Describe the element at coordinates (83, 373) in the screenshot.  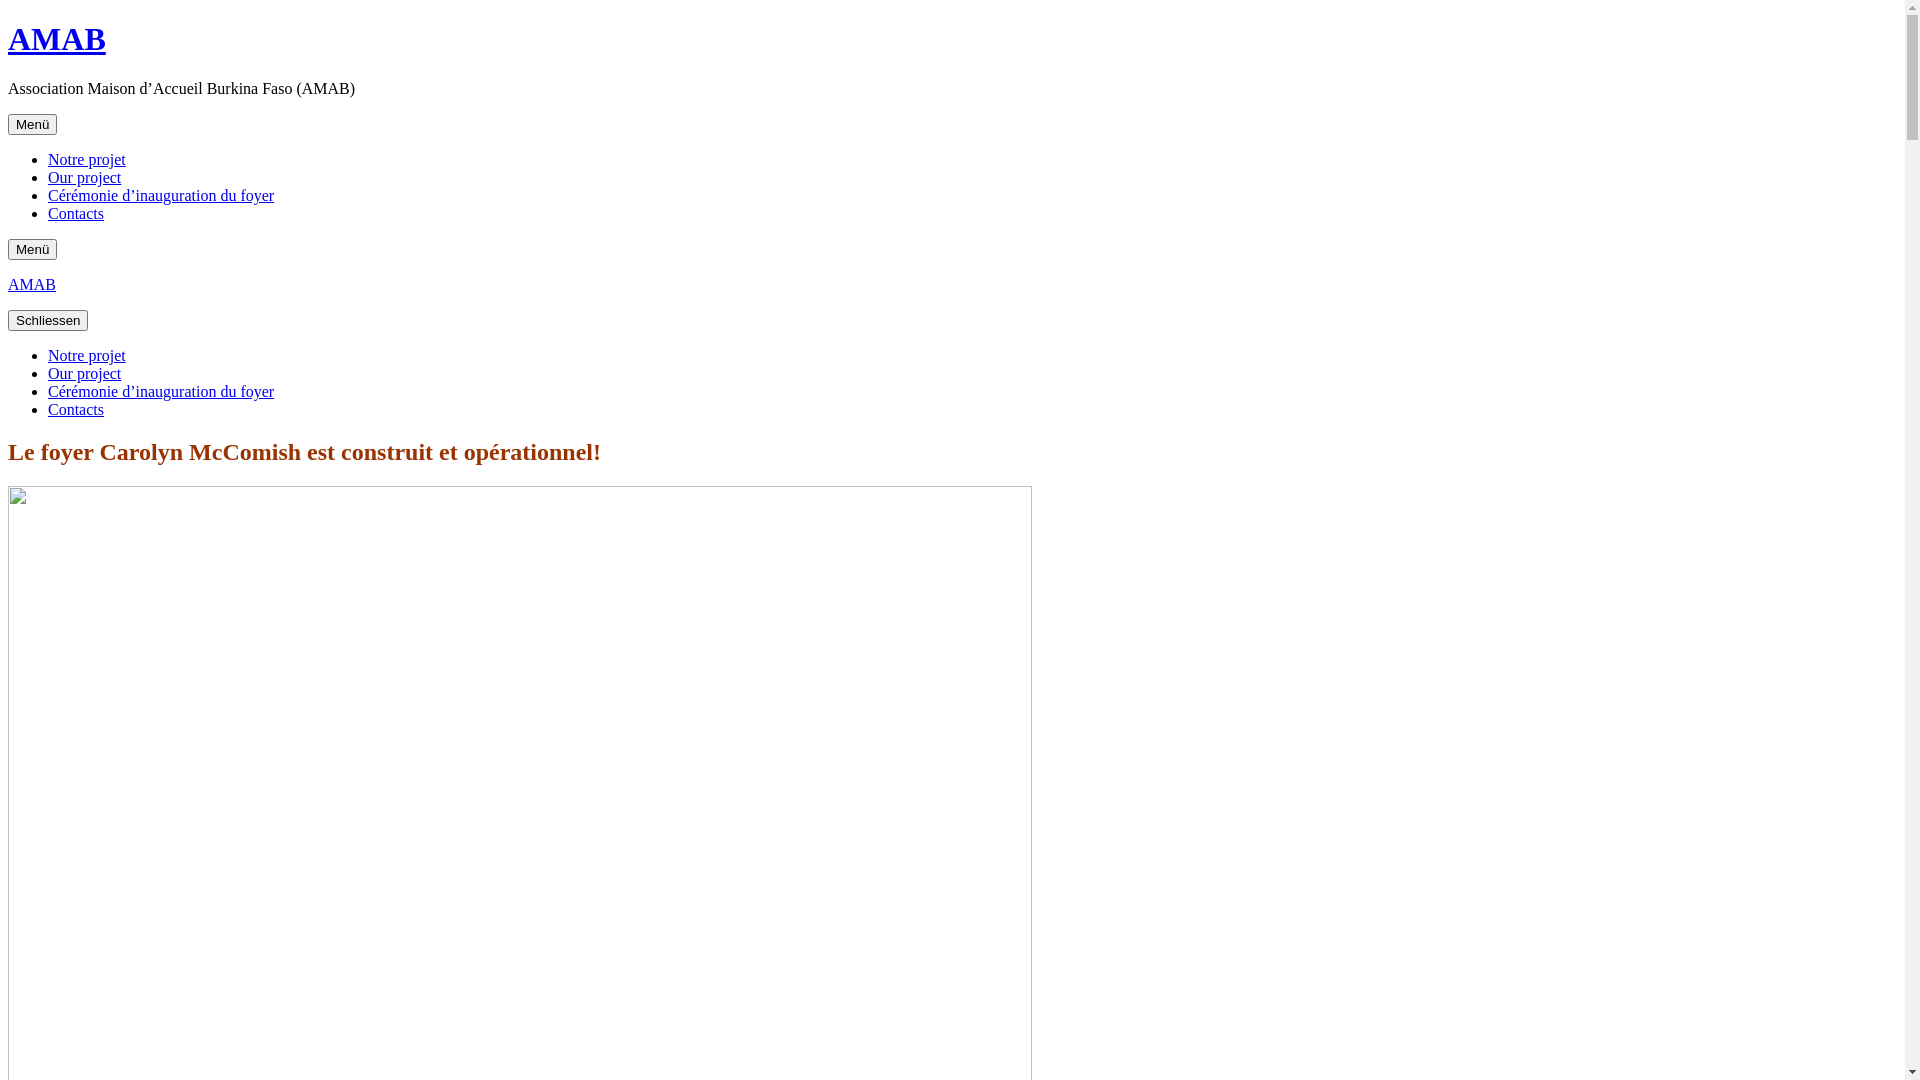
I see `'Our project'` at that location.